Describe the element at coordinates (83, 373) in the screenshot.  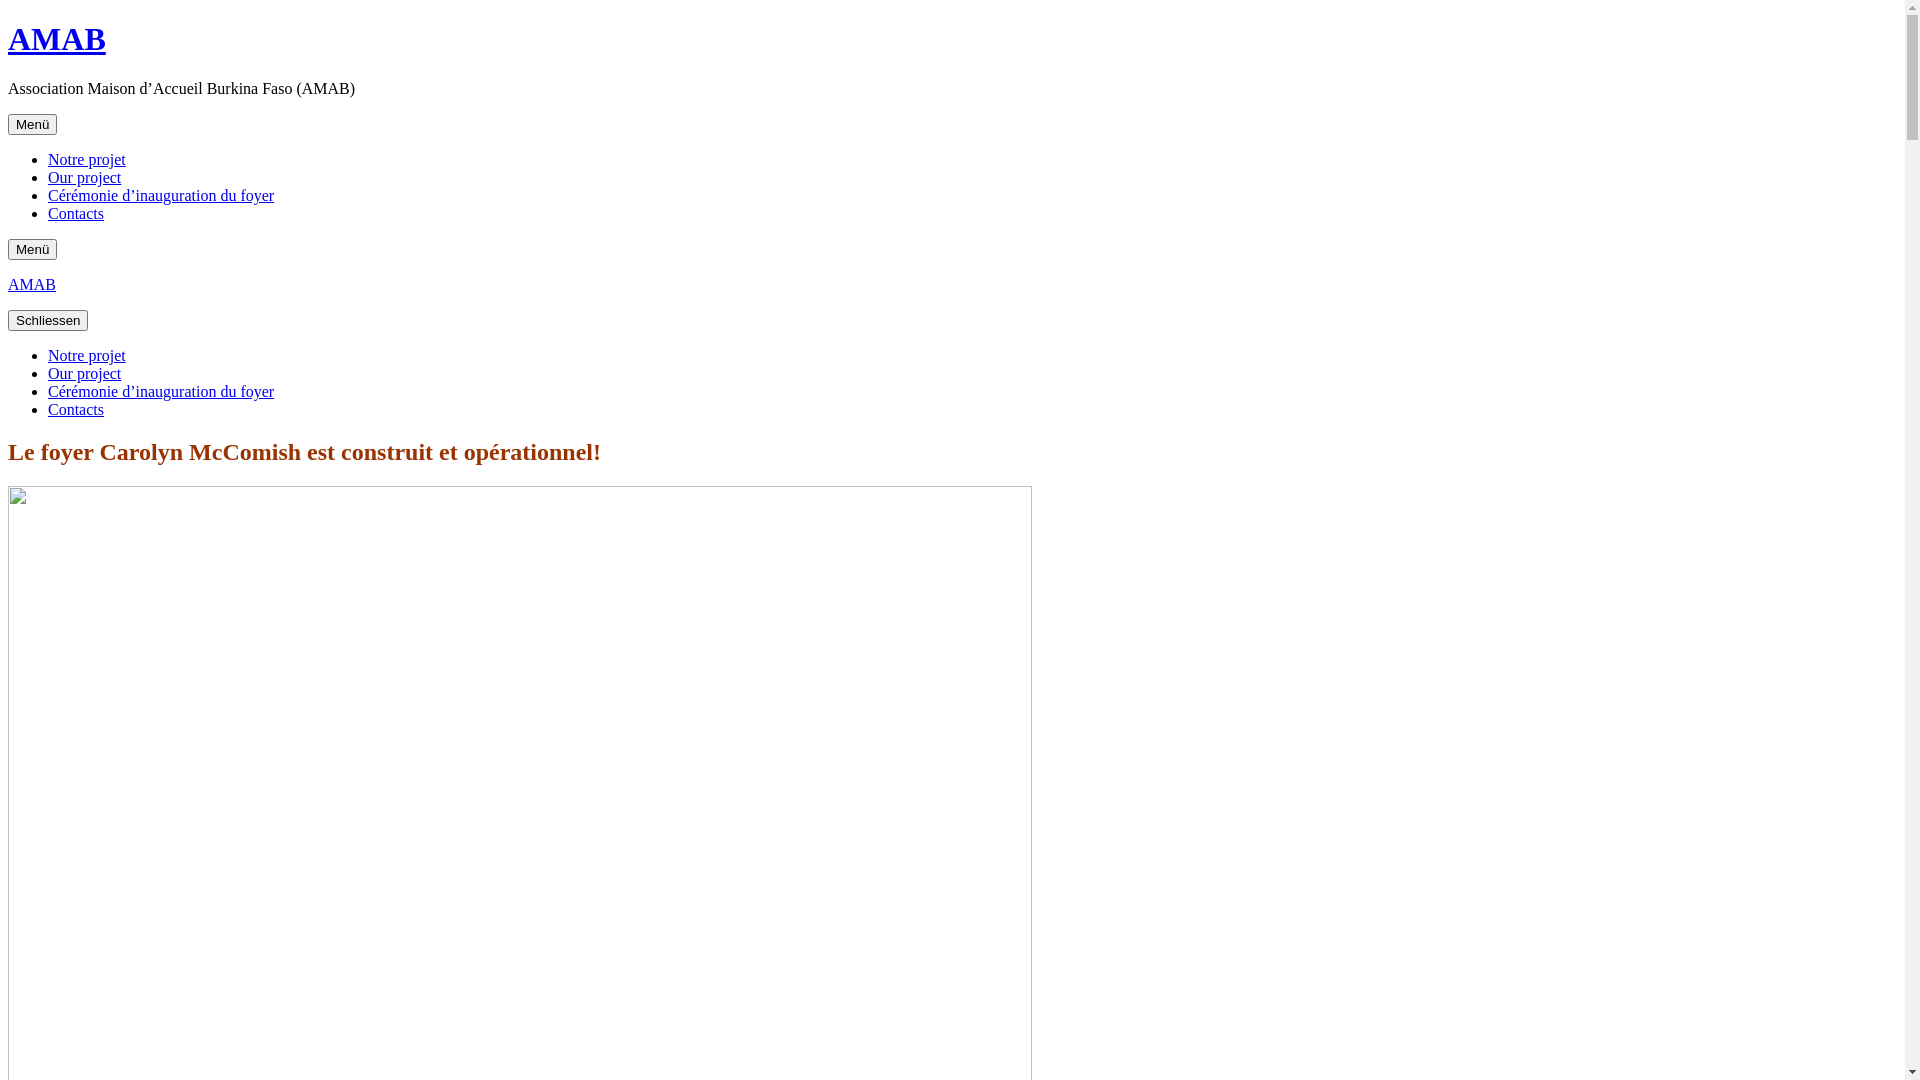
I see `'Our project'` at that location.